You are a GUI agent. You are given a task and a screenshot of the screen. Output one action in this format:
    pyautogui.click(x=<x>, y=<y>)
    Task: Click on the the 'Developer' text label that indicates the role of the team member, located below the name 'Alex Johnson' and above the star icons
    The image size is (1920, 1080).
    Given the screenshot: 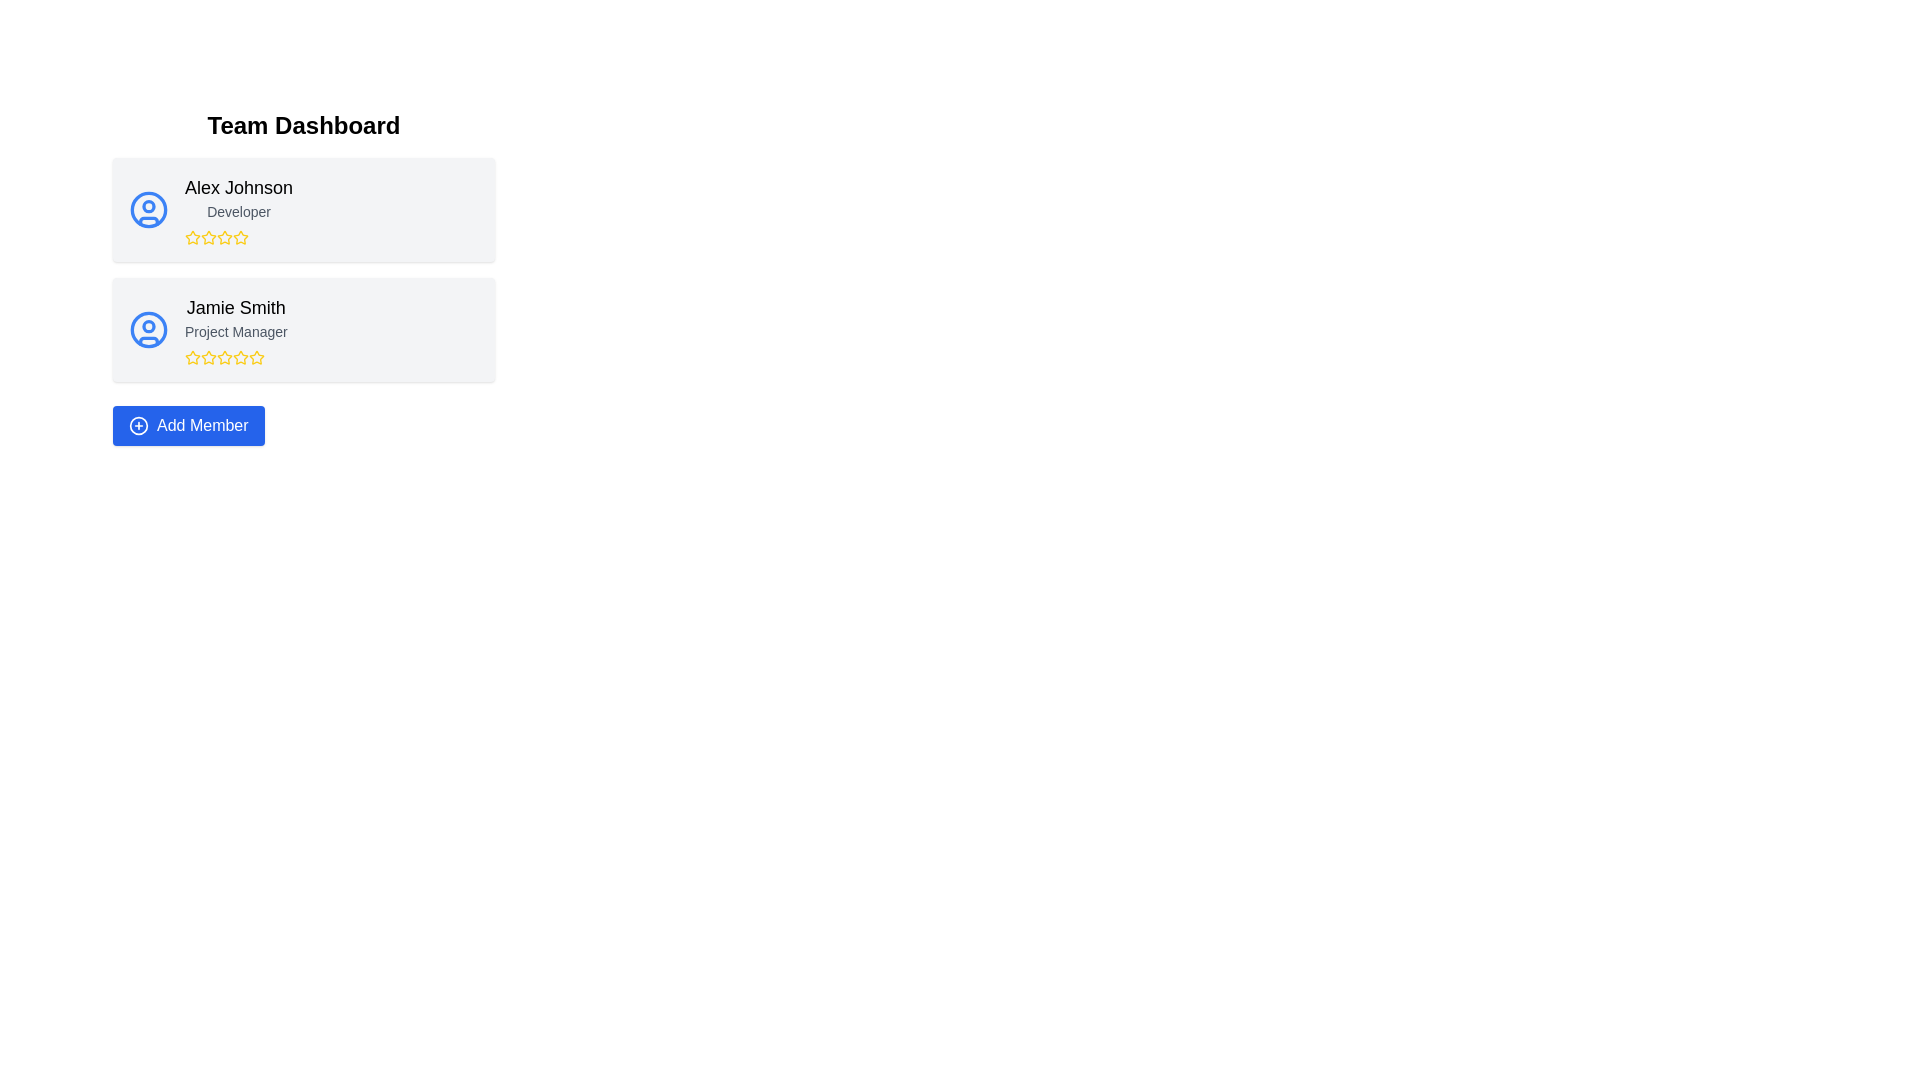 What is the action you would take?
    pyautogui.click(x=239, y=212)
    